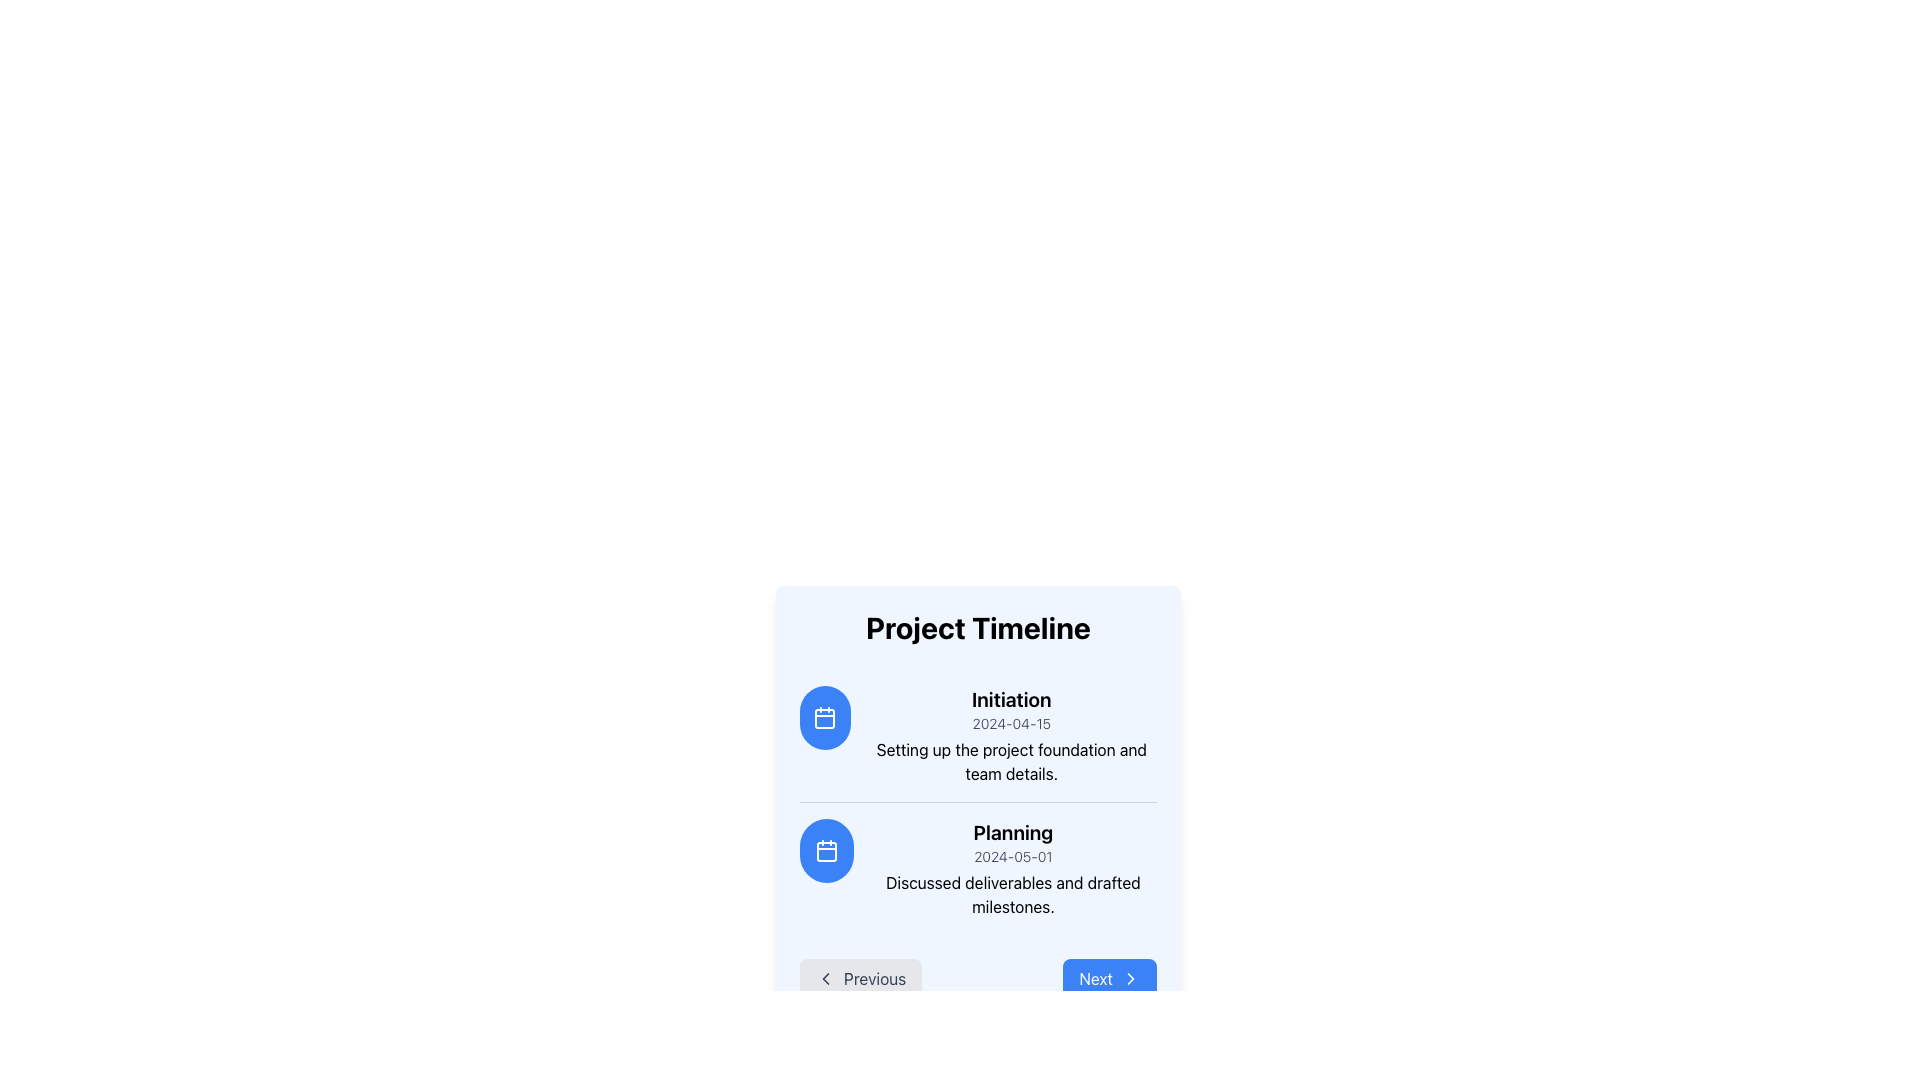  I want to click on information provided in the first entry of the Project Timeline which includes the bold title 'Initiation', the date '2024-04-15', and the description 'Setting up the project foundation and team details.', so click(978, 736).